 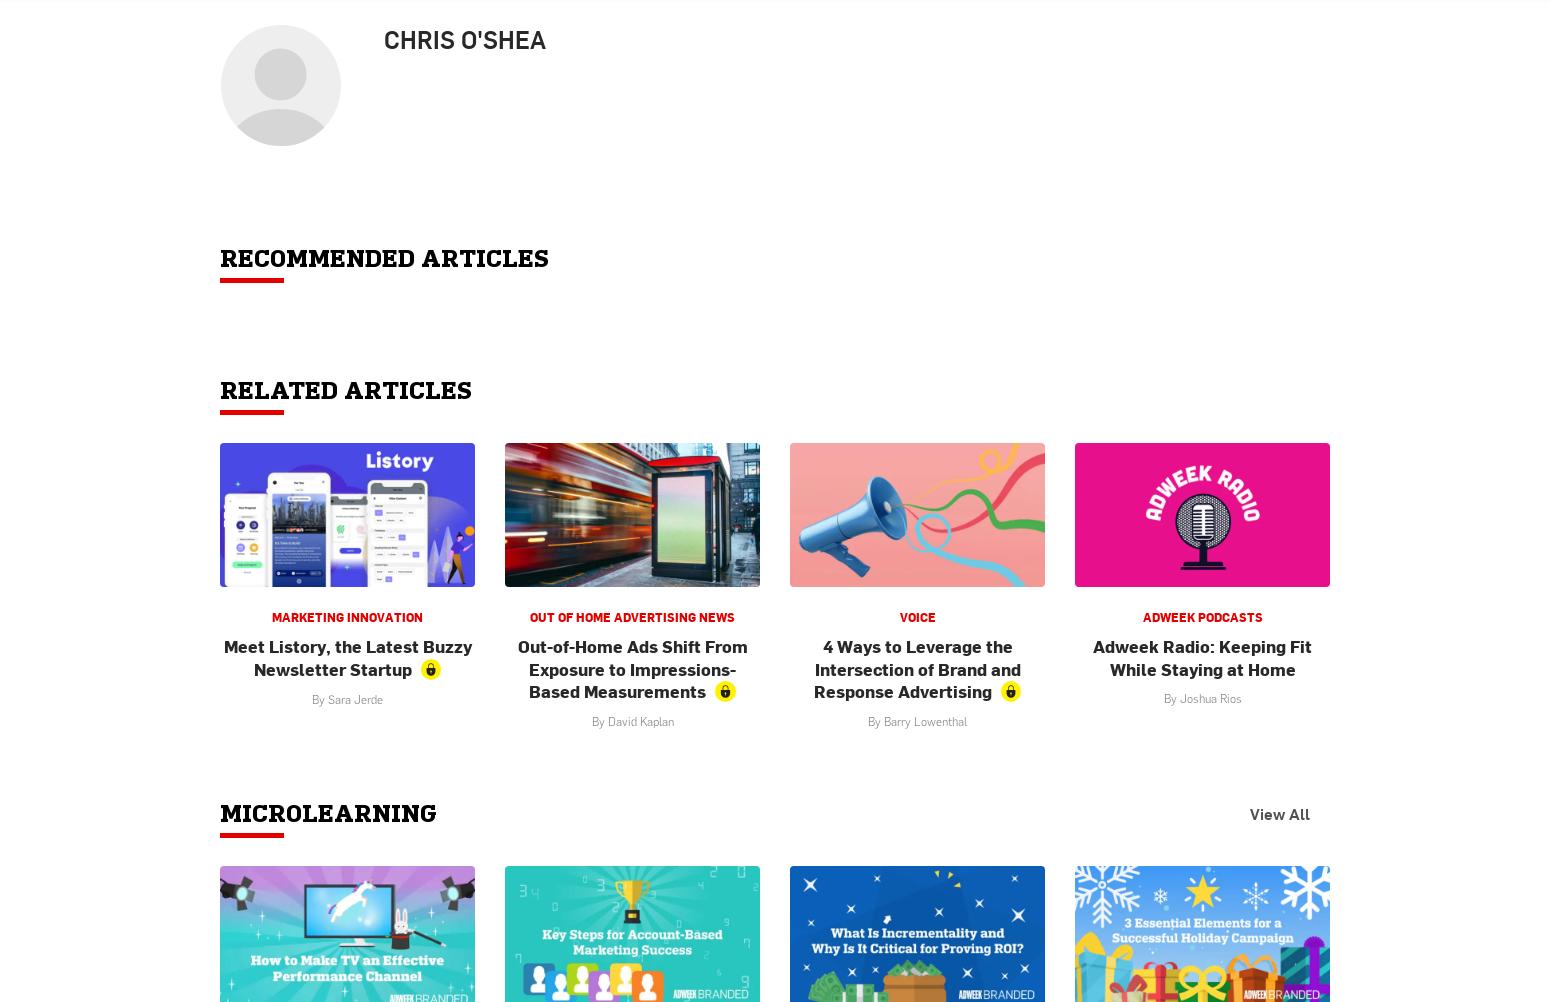 What do you see at coordinates (344, 389) in the screenshot?
I see `'Related Articles'` at bounding box center [344, 389].